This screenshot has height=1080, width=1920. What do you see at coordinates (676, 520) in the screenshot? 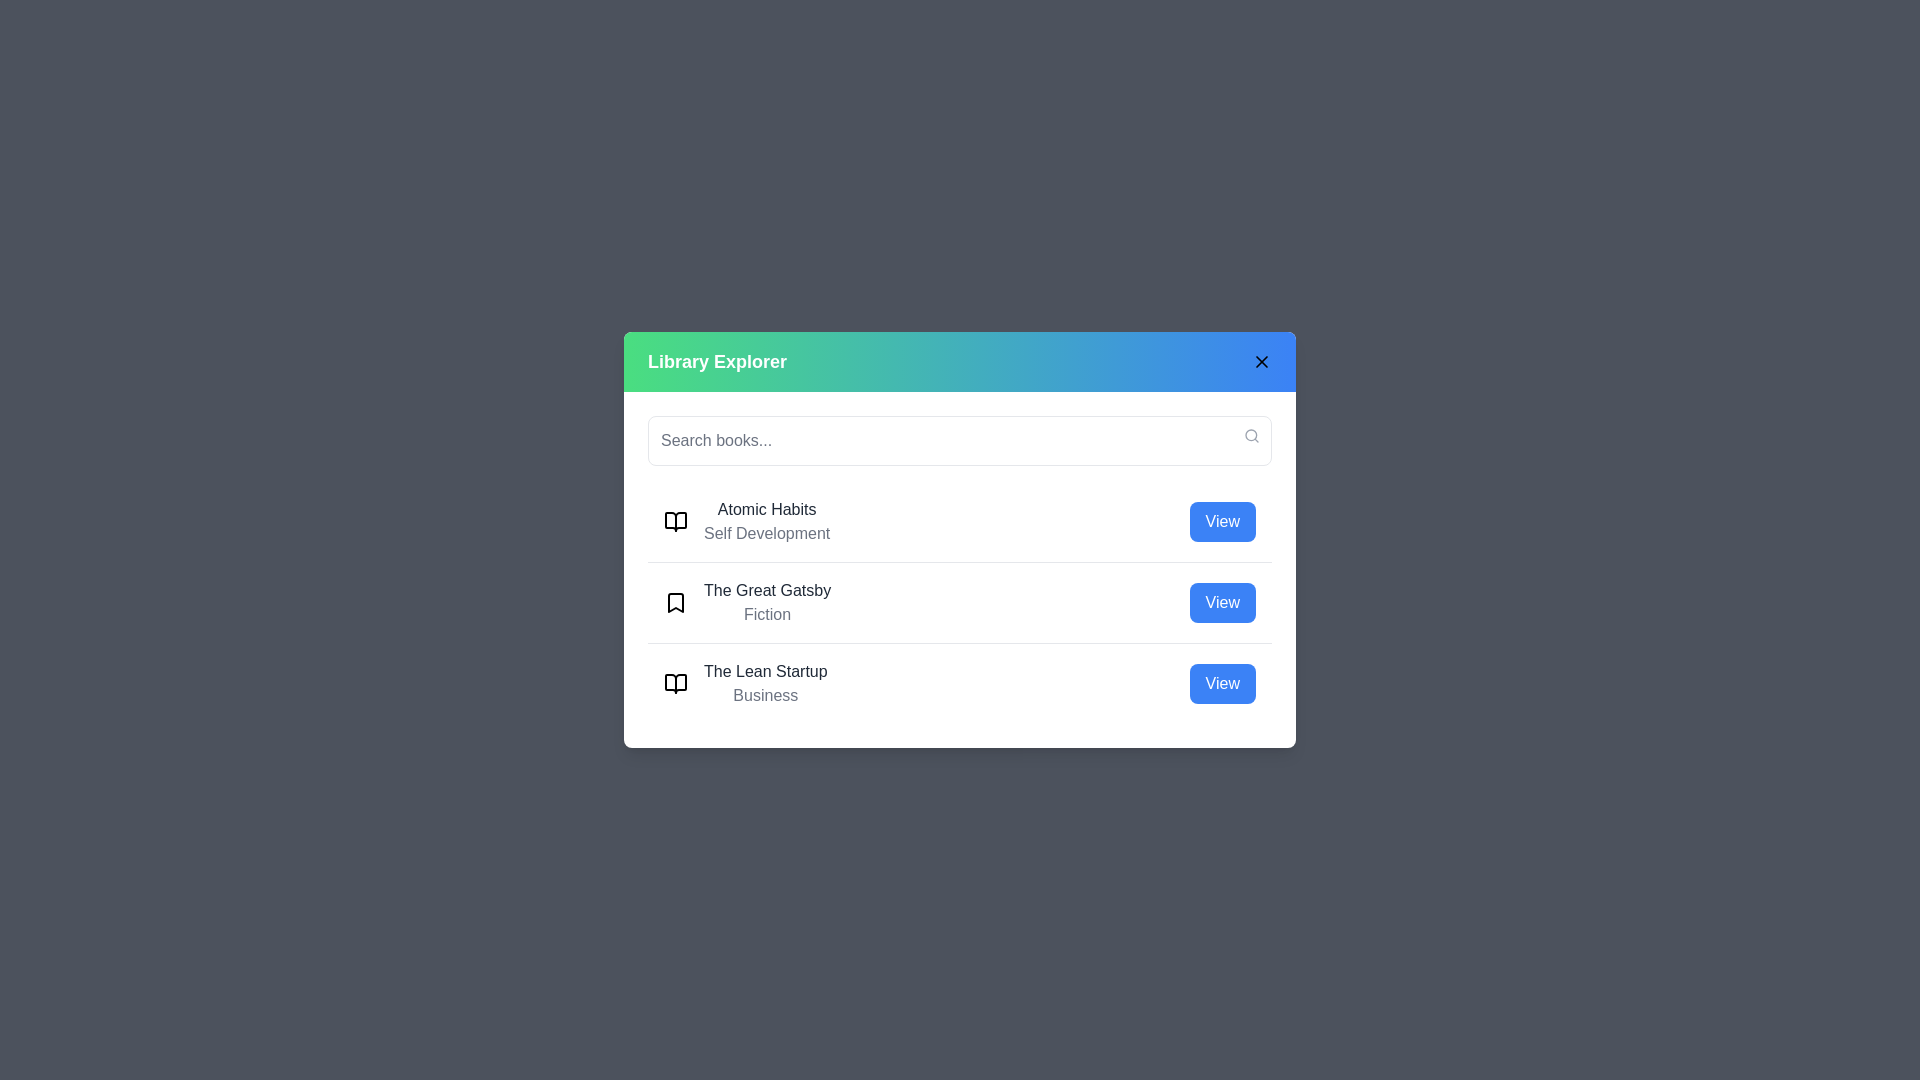
I see `the book icon for Atomic Habits to interact with it` at bounding box center [676, 520].